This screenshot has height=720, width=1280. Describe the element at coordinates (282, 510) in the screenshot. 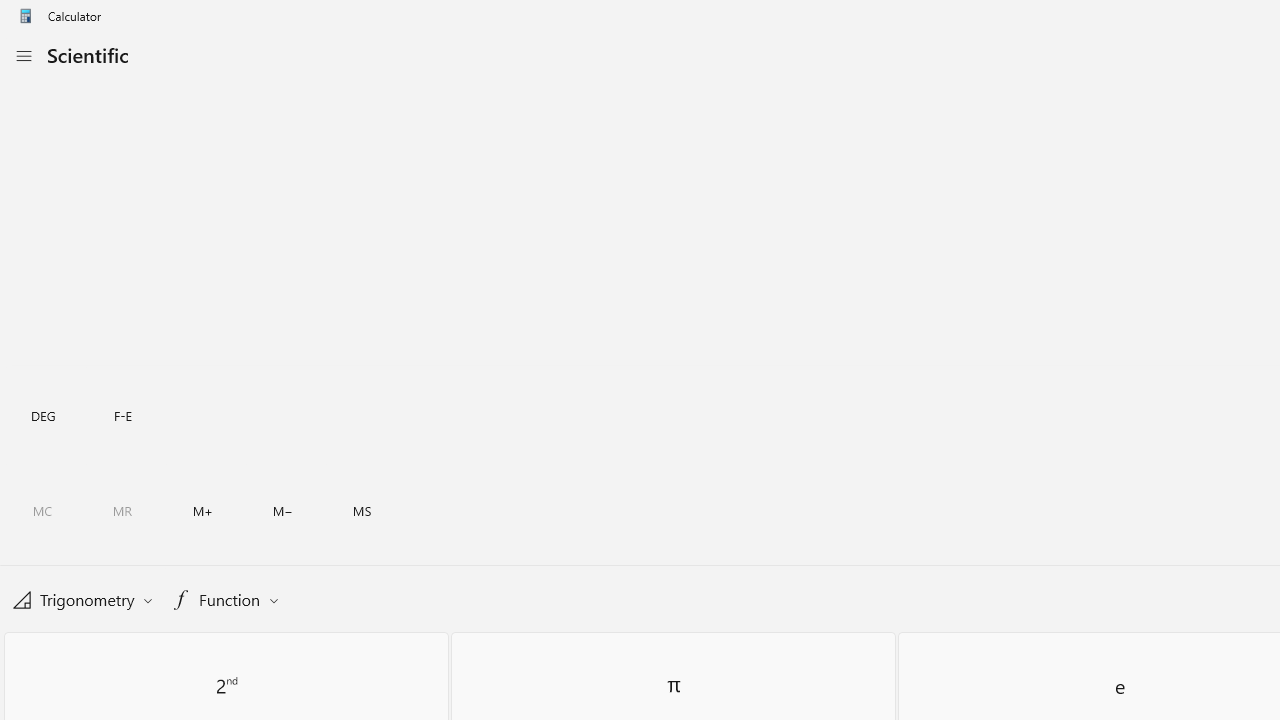

I see `'Memory subtract'` at that location.